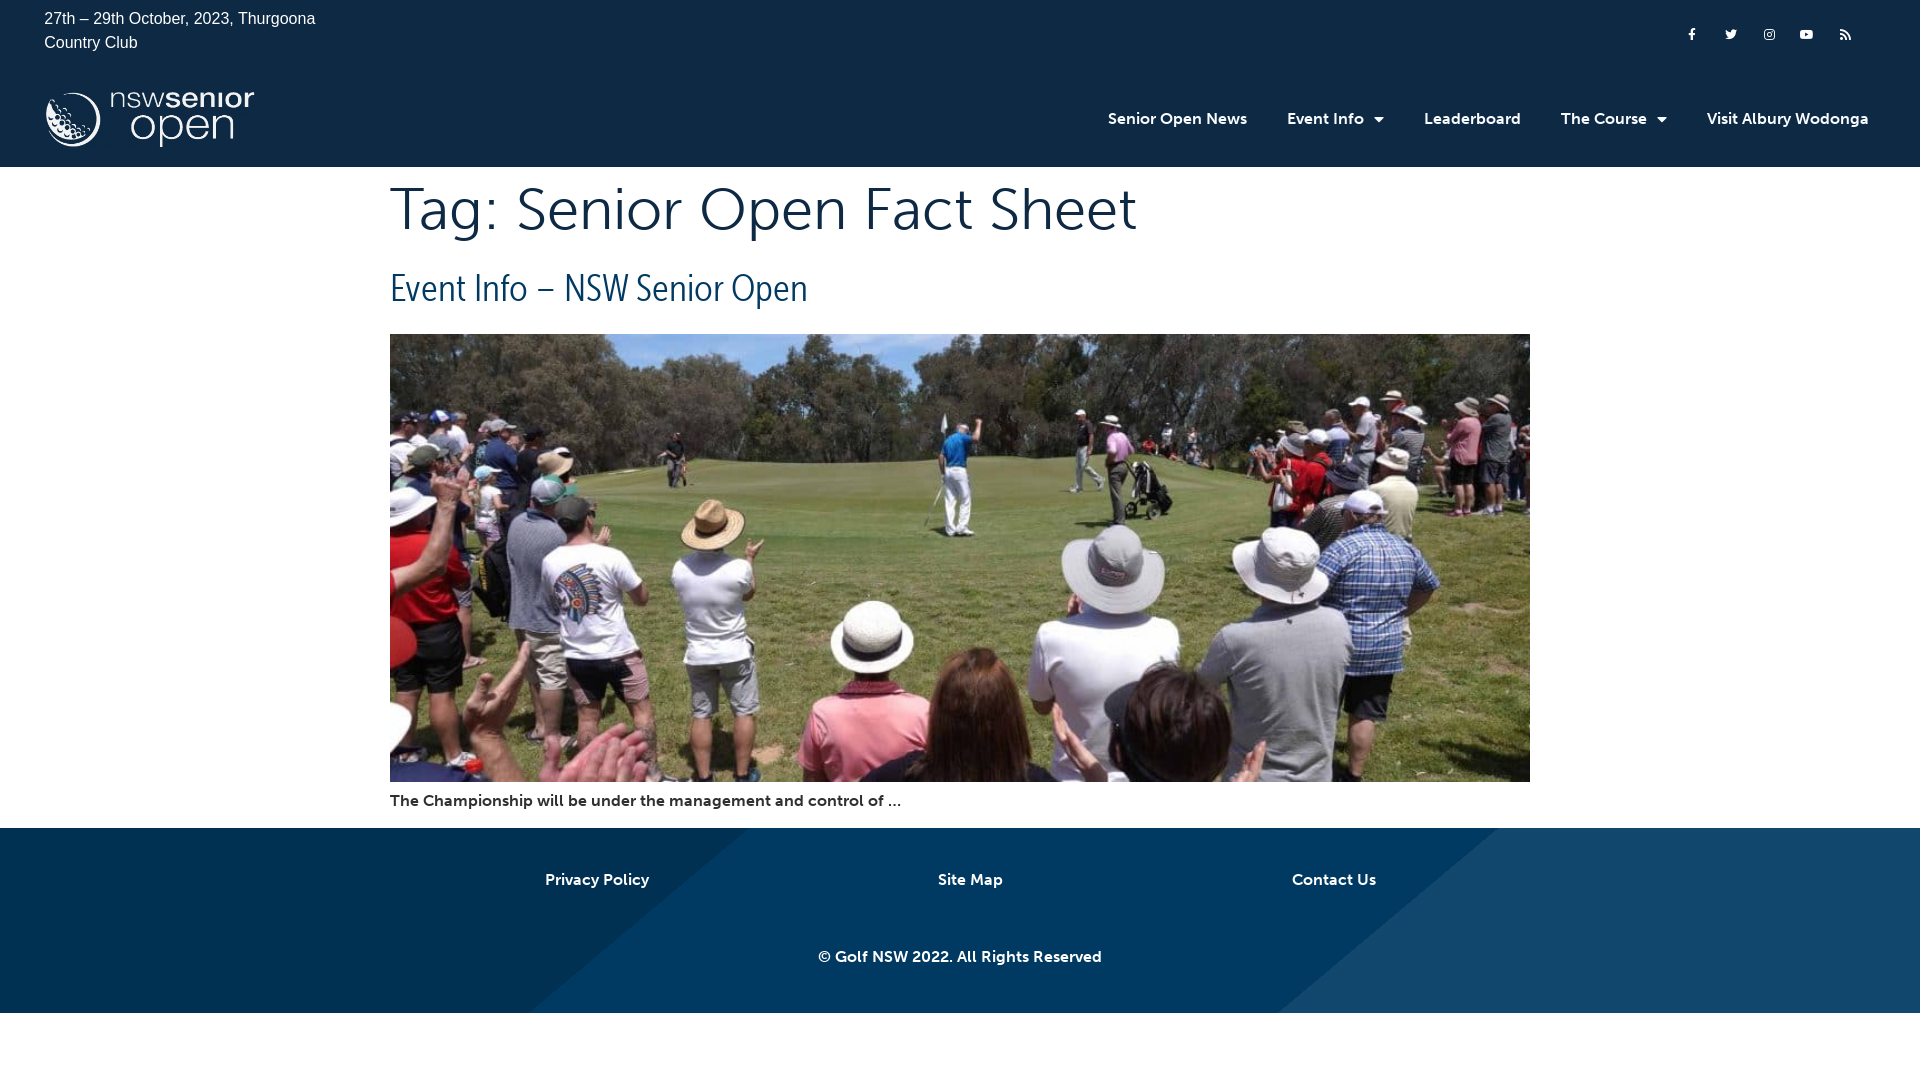 This screenshot has width=1920, height=1080. Describe the element at coordinates (1087, 119) in the screenshot. I see `'Senior Open News'` at that location.